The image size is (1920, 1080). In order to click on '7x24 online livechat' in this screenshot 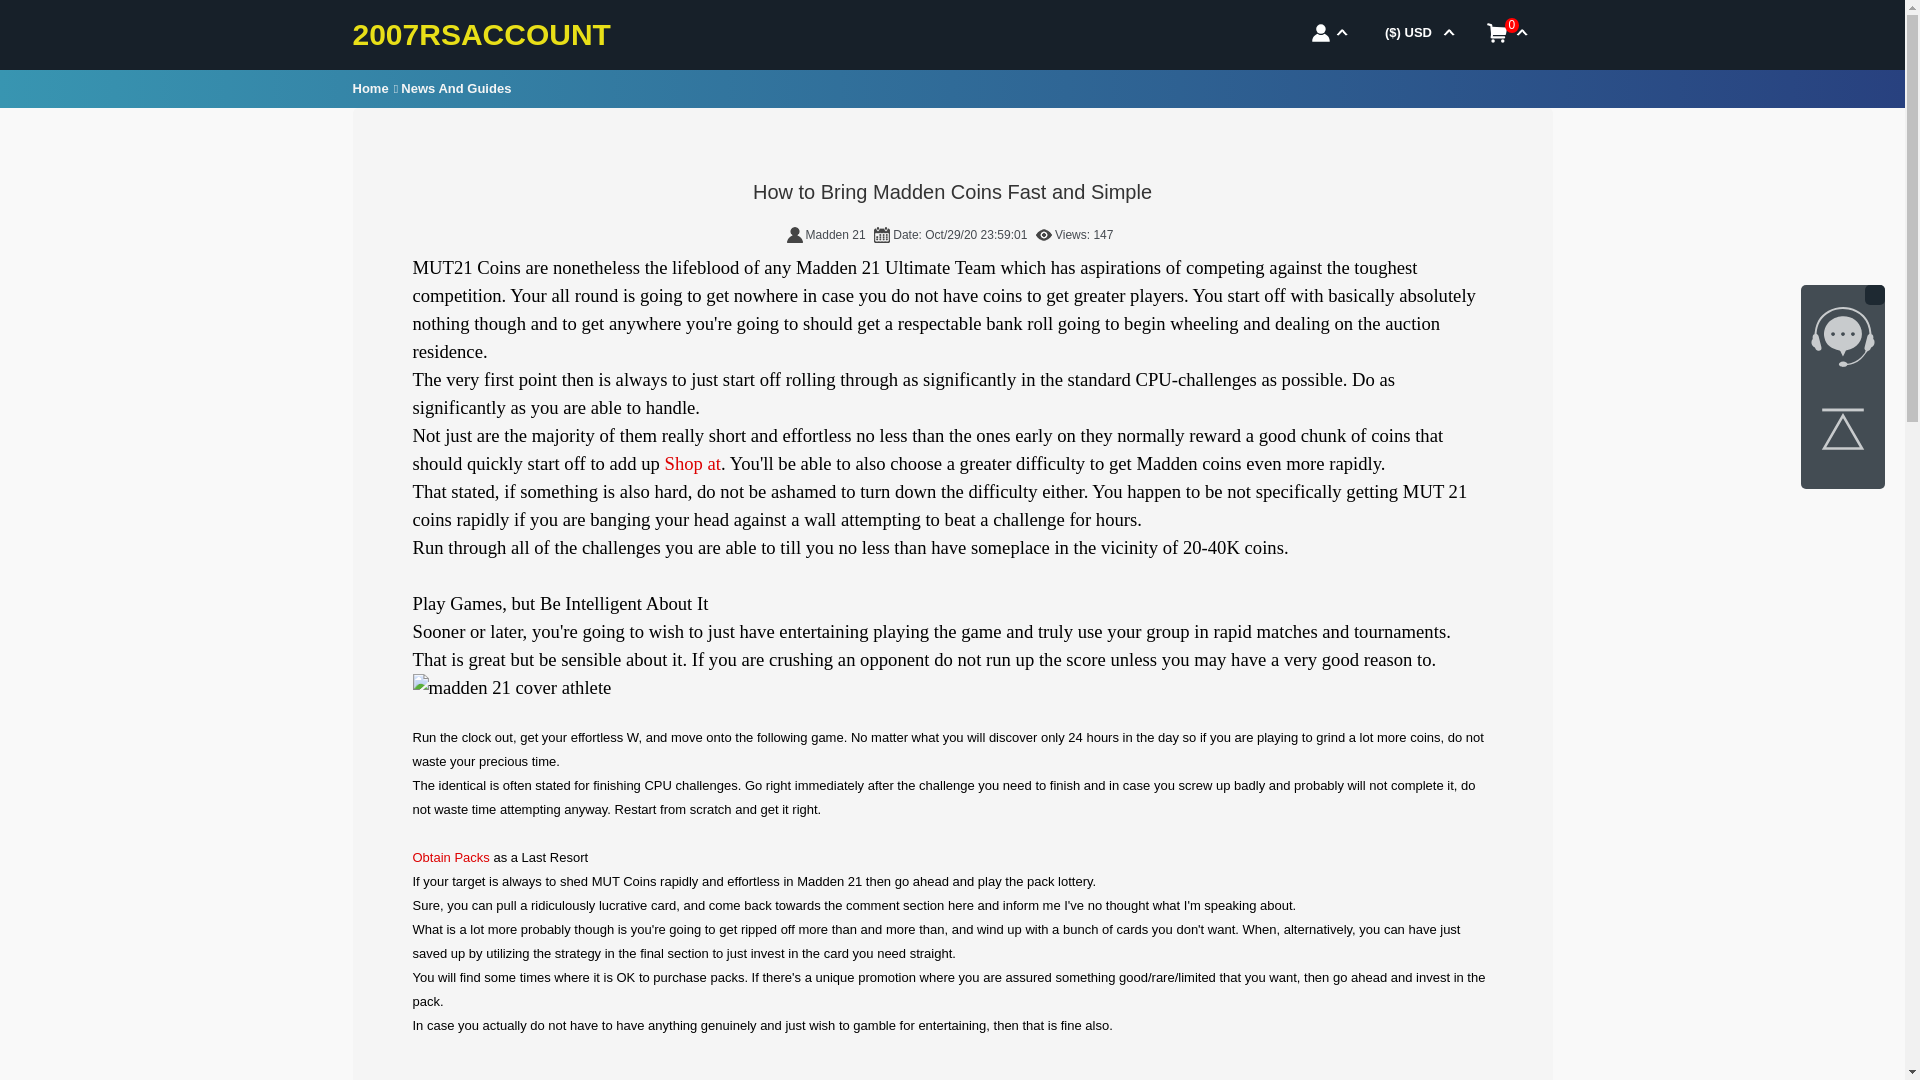, I will do `click(1842, 339)`.